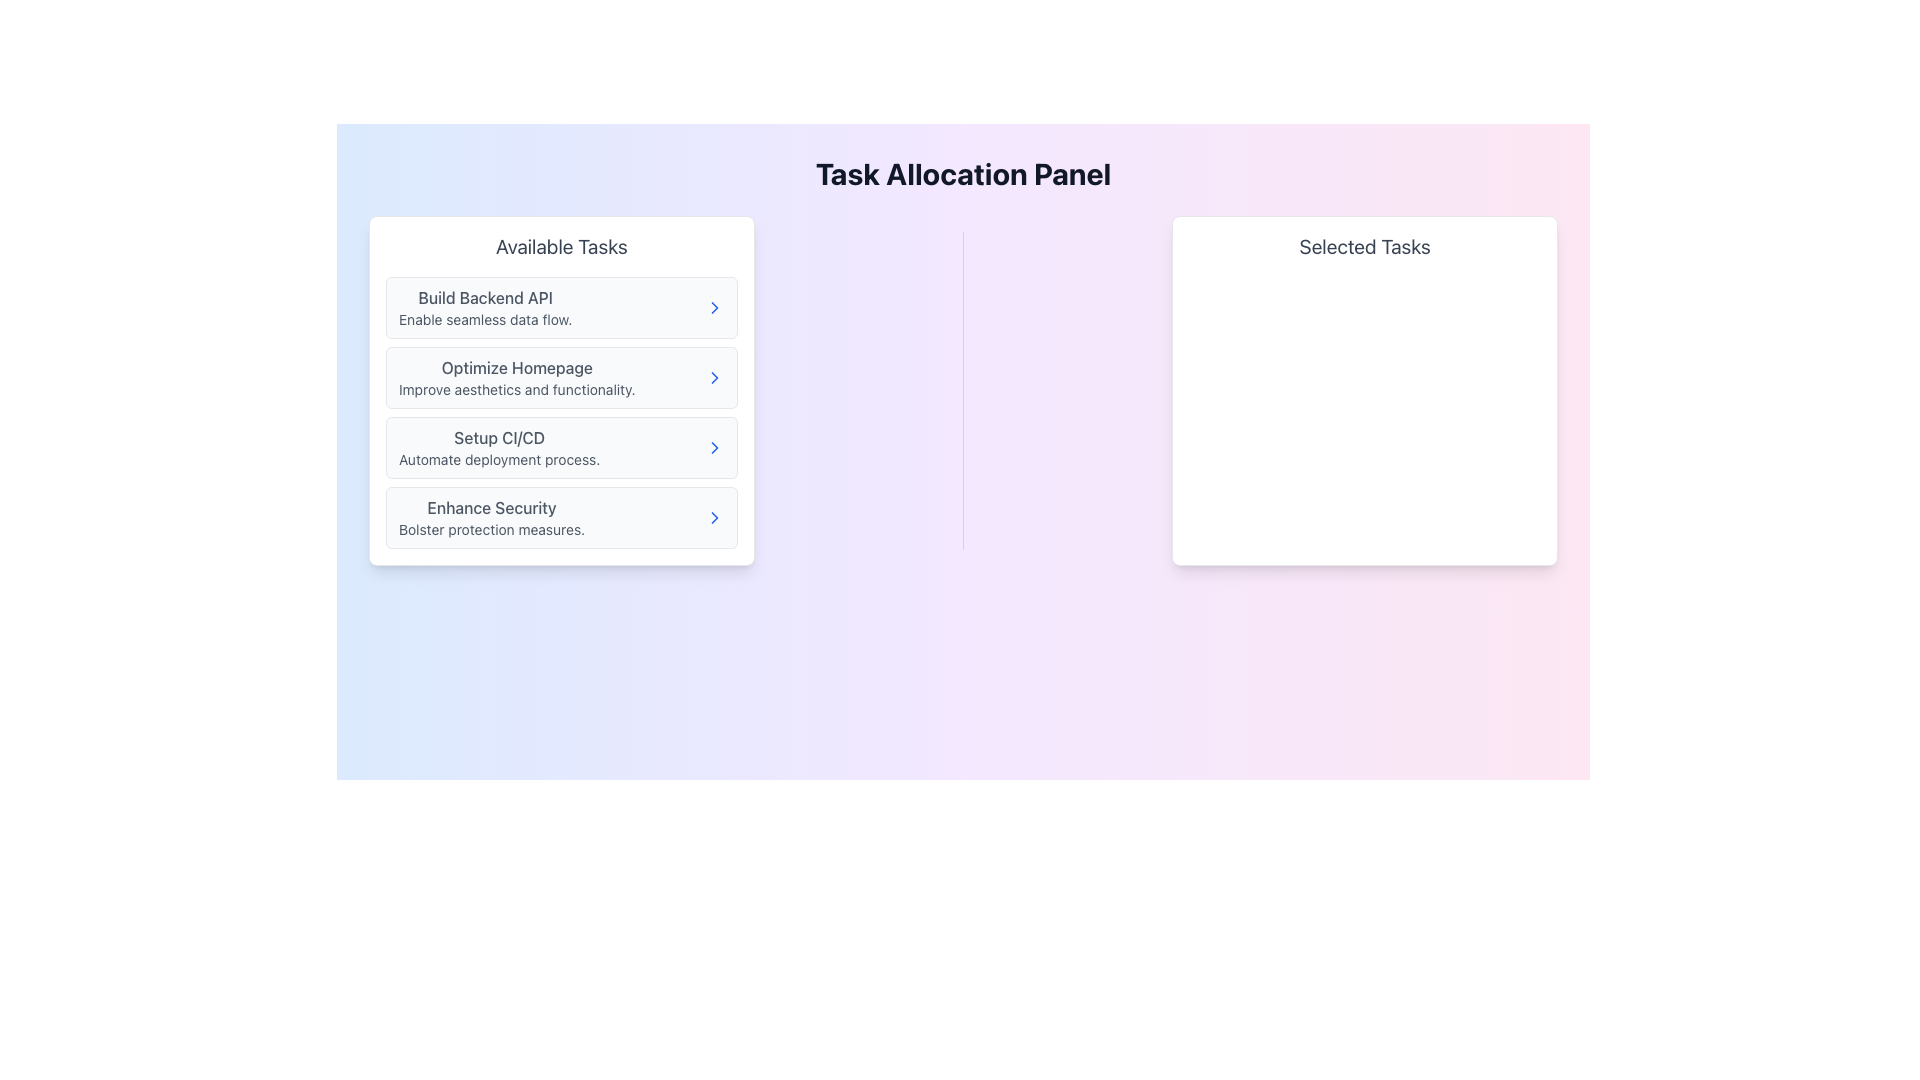 The height and width of the screenshot is (1080, 1920). Describe the element at coordinates (714, 516) in the screenshot. I see `the icon button located next to the 'Enhance Security' label in the 'Available Tasks' section` at that location.